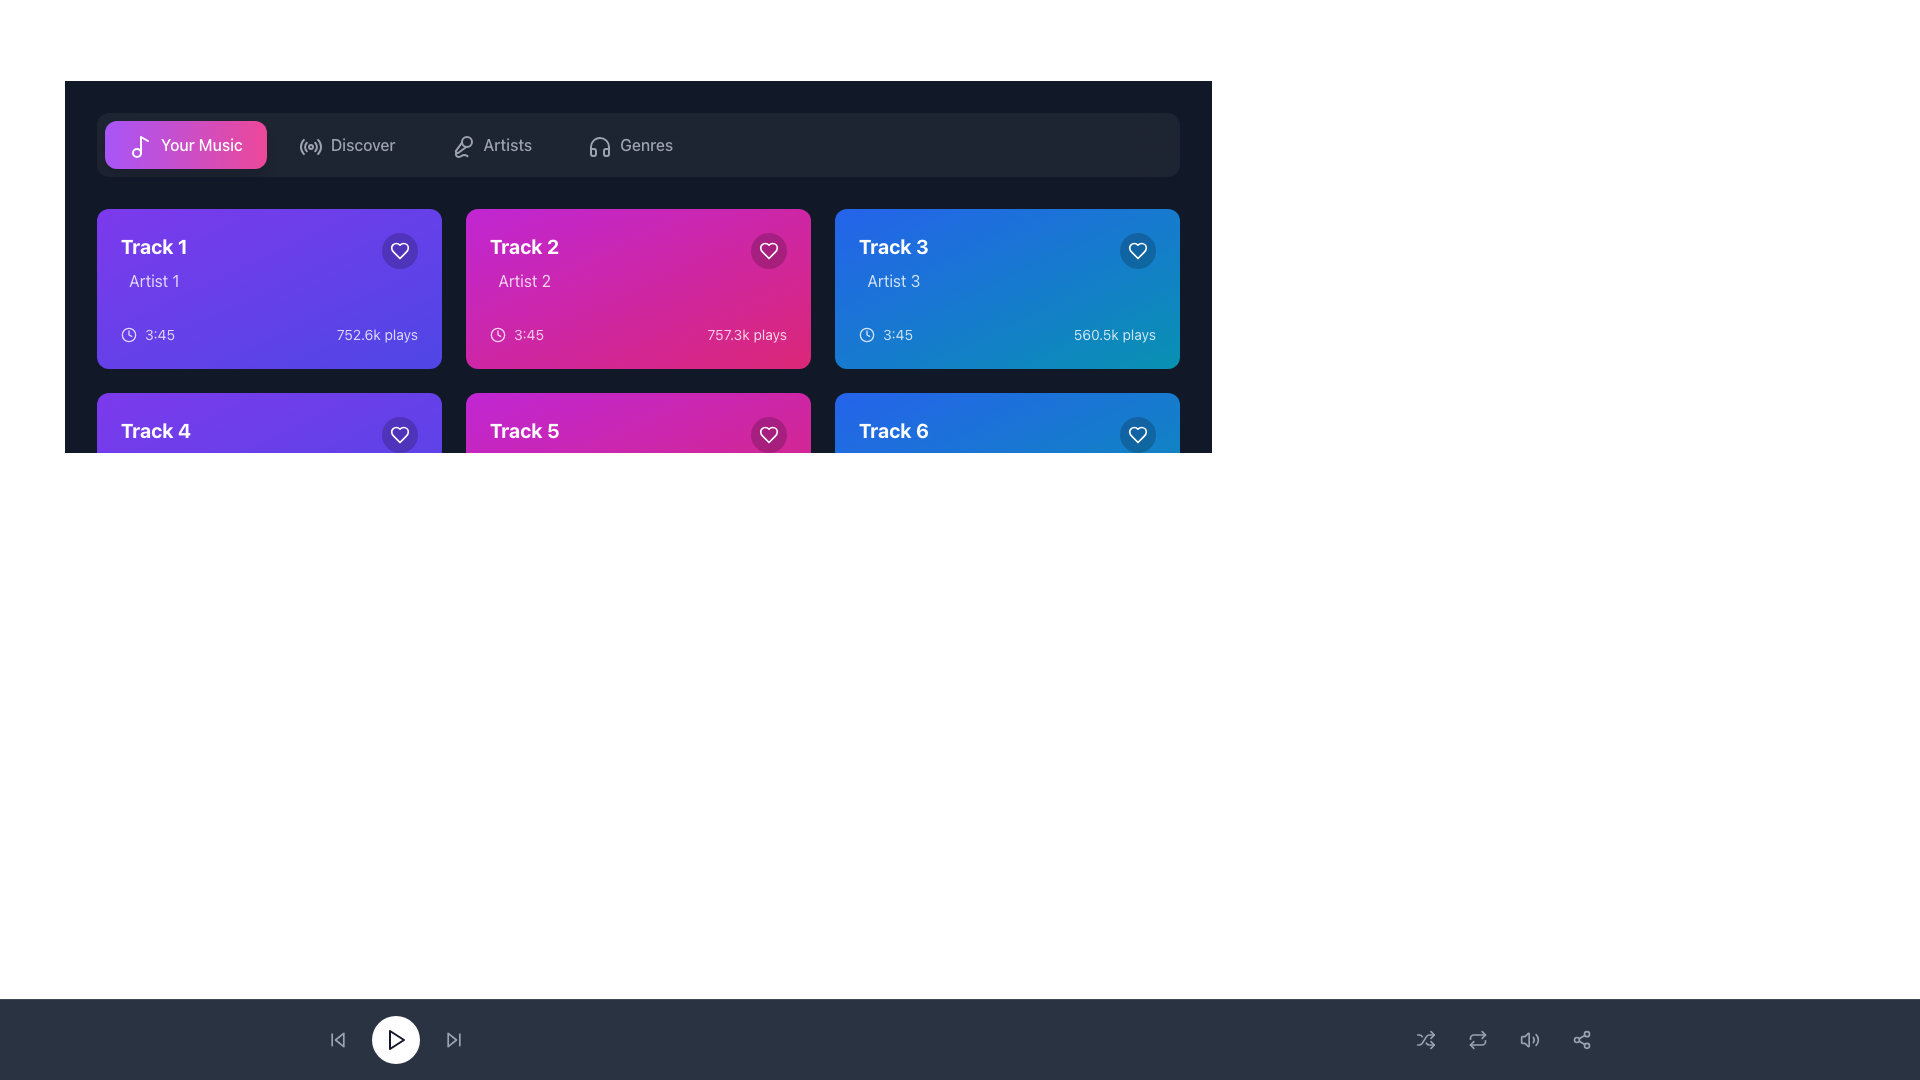  Describe the element at coordinates (1137, 249) in the screenshot. I see `the heart-shaped icon button located in the top-right corner of the card for 'Track 3' by 'Artist 3' to mark or unmark it as favorite` at that location.